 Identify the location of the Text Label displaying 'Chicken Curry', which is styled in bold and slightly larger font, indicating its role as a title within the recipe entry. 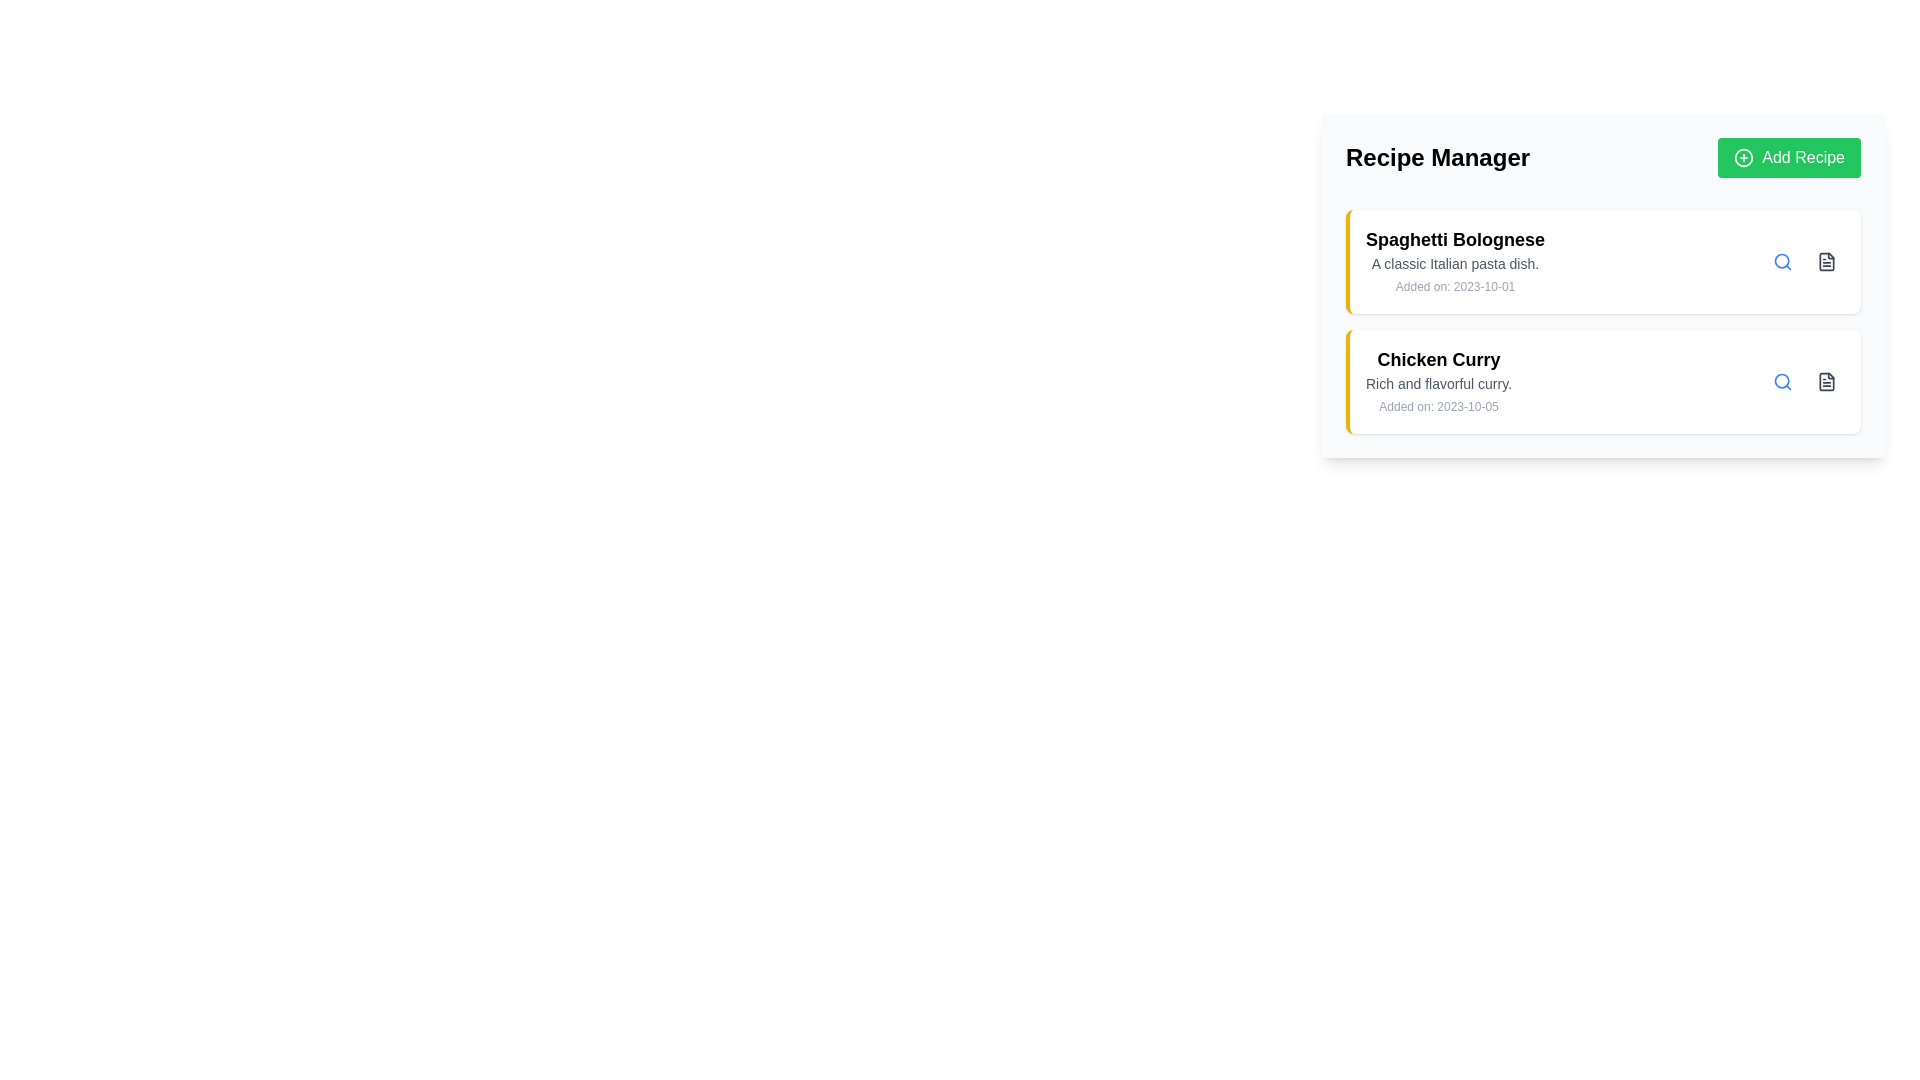
(1438, 358).